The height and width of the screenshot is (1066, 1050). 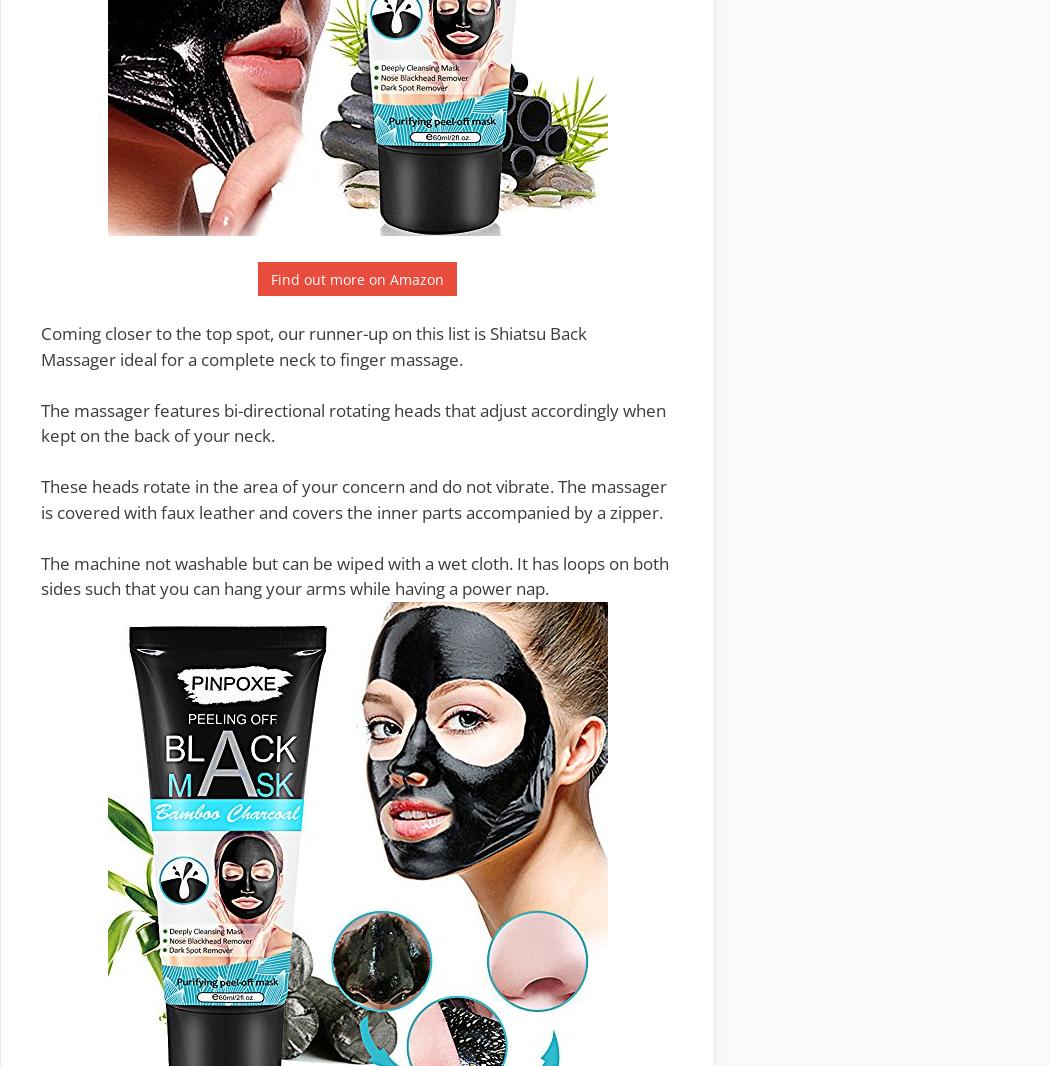 I want to click on 'The machine', so click(x=93, y=561).